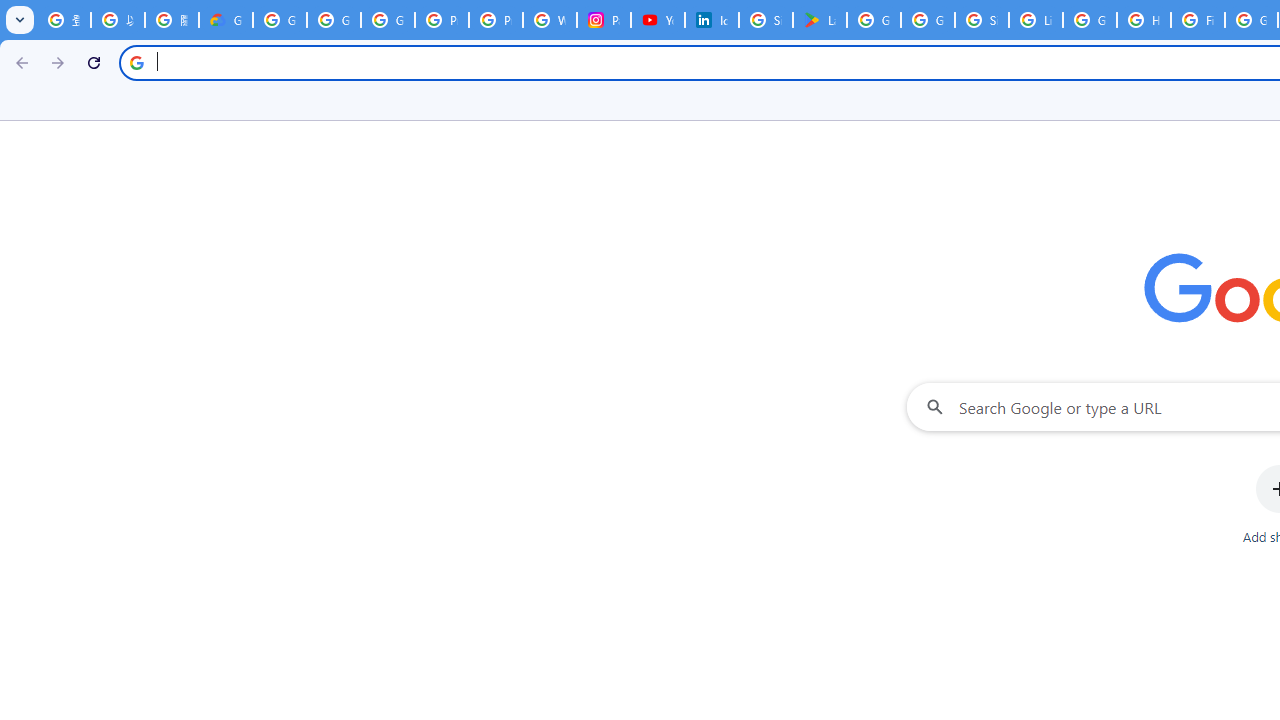 This screenshot has width=1280, height=720. I want to click on 'How do I create a new Google Account? - Google Account Help', so click(1144, 20).